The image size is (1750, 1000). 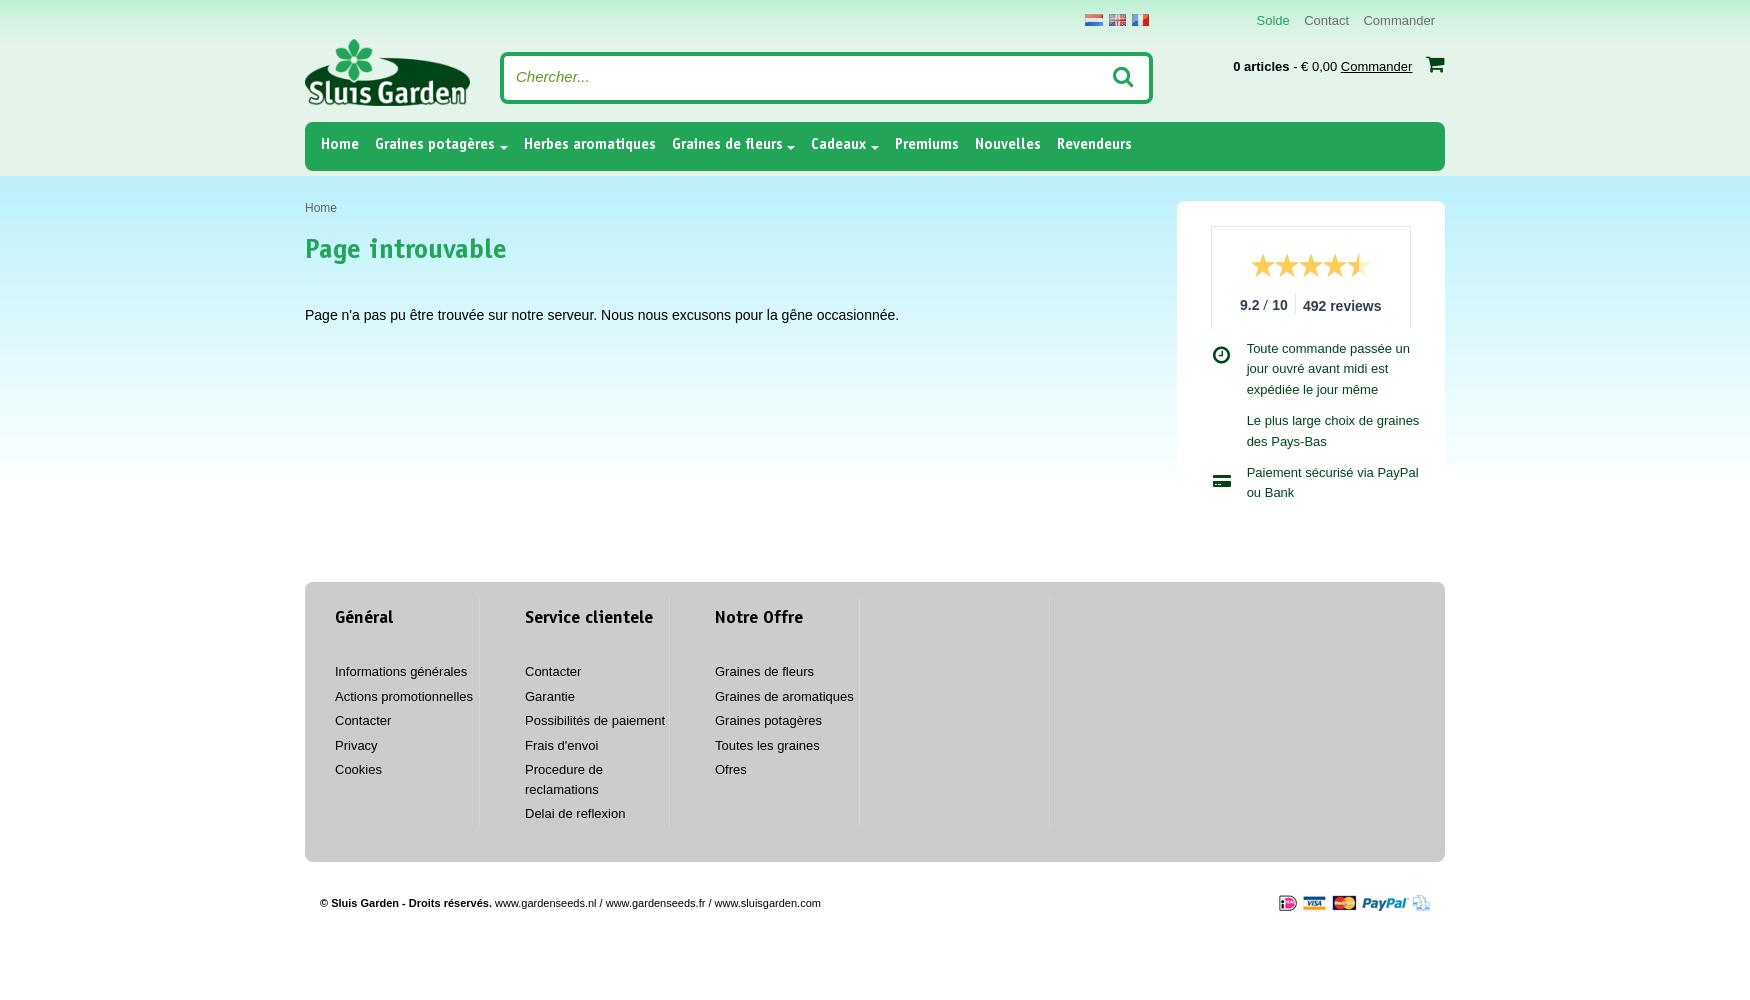 I want to click on 'Revendeurs', so click(x=1054, y=145).